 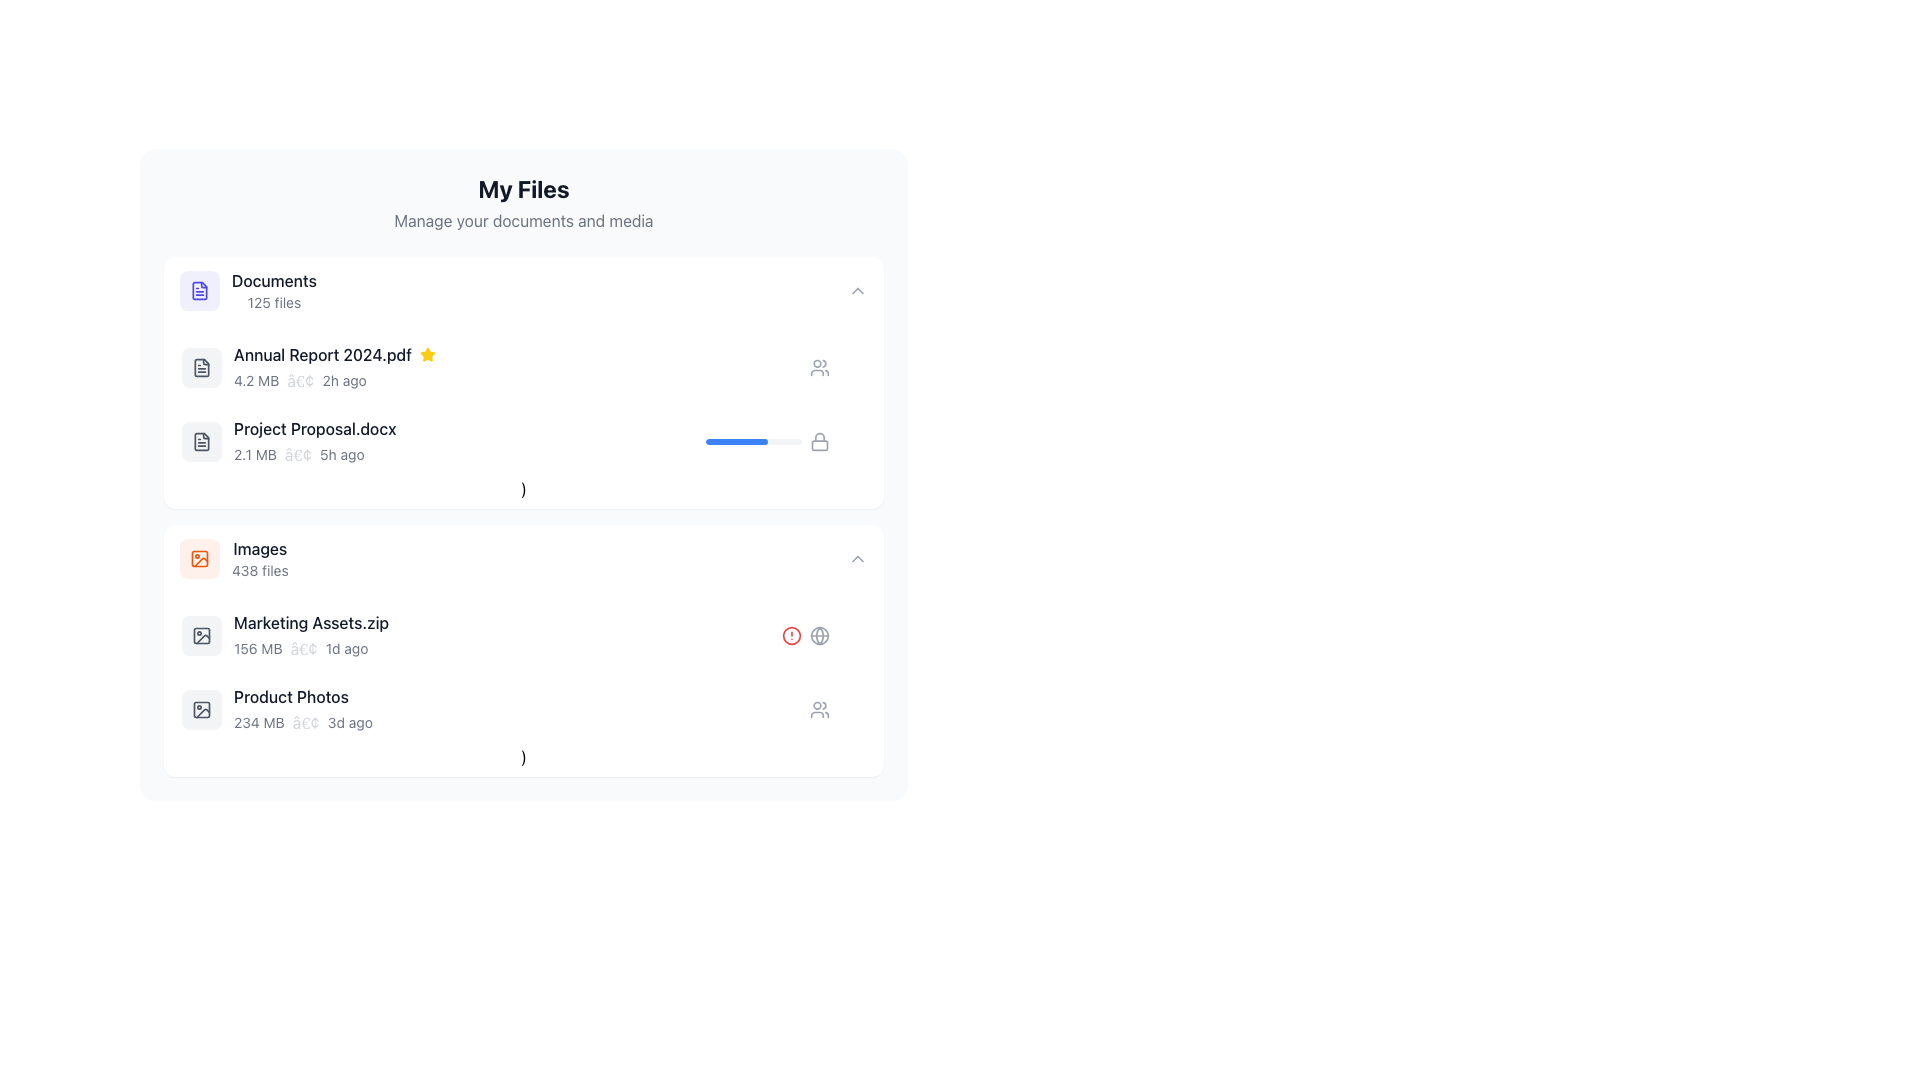 What do you see at coordinates (299, 381) in the screenshot?
I see `the textual symbol that serves as a visual delimiter between the '4.2 MB' text and the '2h ago' text in the file information row` at bounding box center [299, 381].